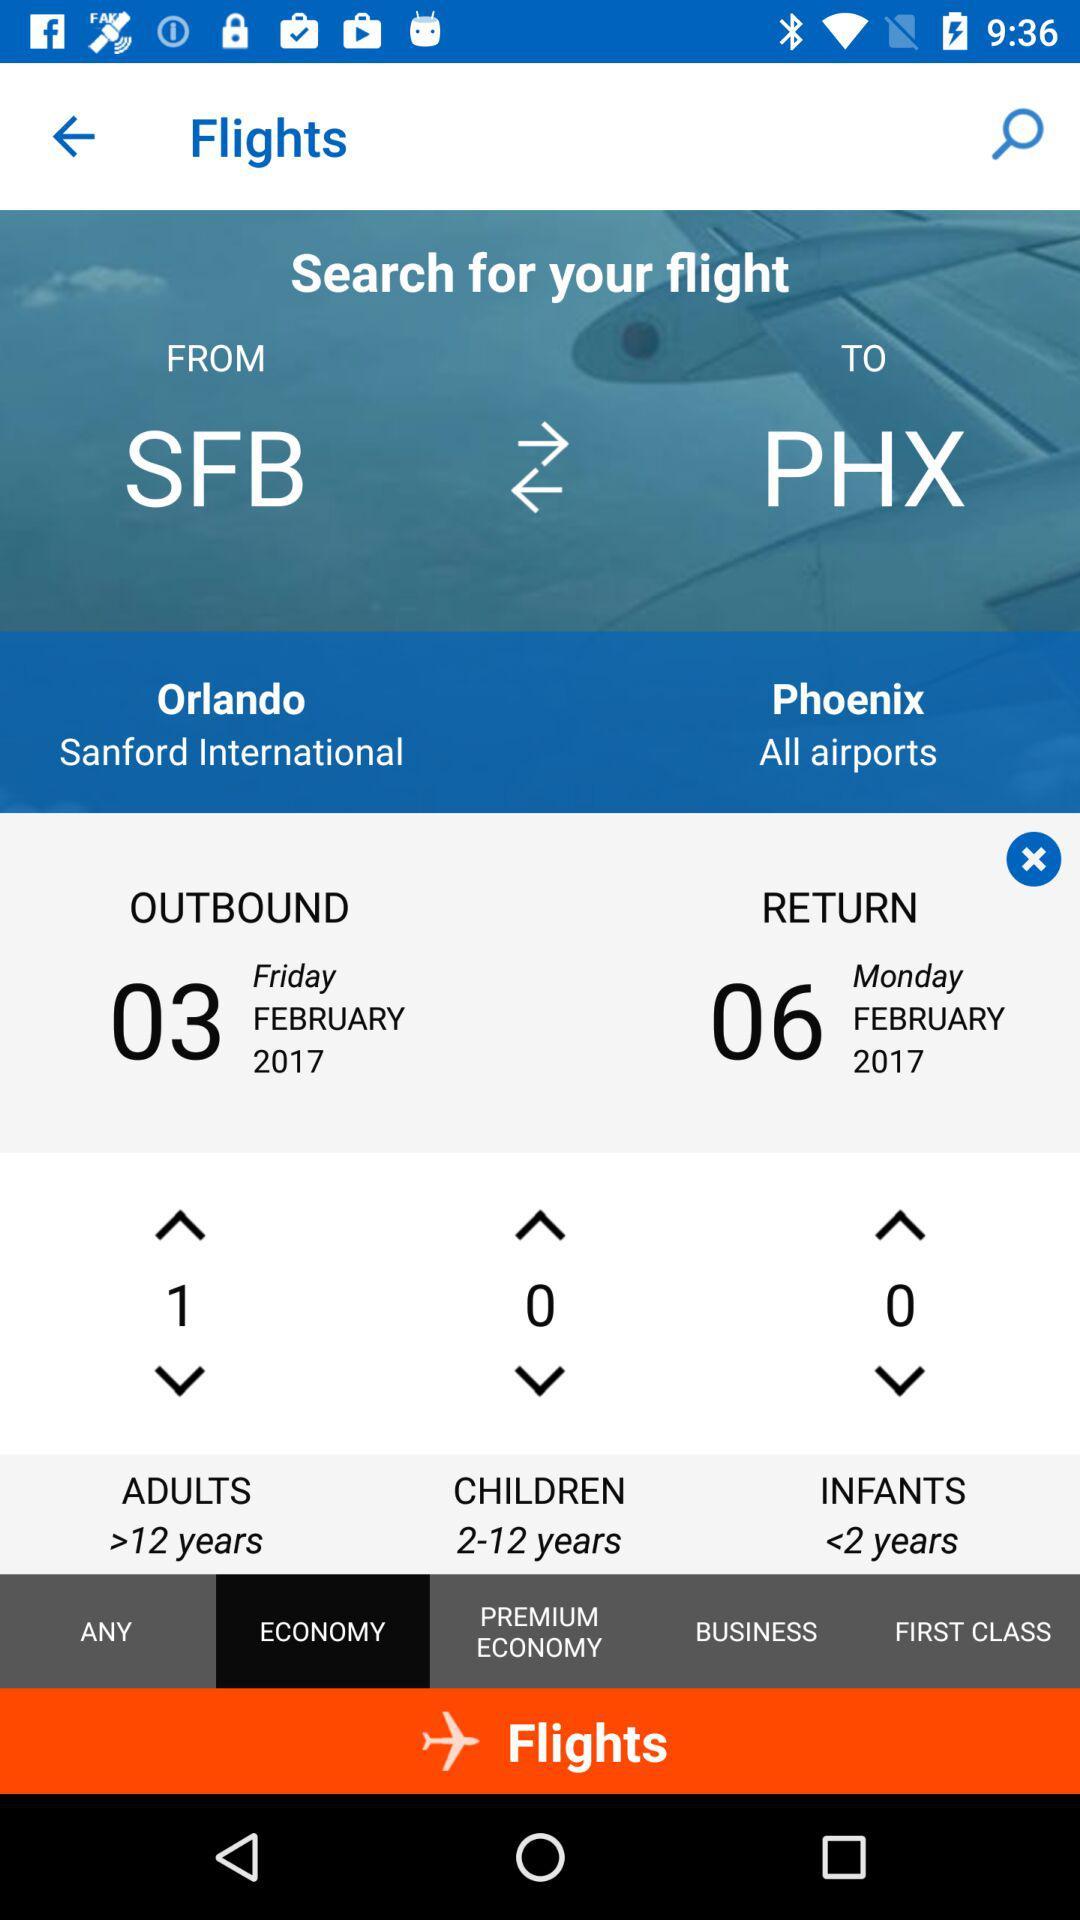 This screenshot has width=1080, height=1920. What do you see at coordinates (106, 1631) in the screenshot?
I see `the any icon` at bounding box center [106, 1631].